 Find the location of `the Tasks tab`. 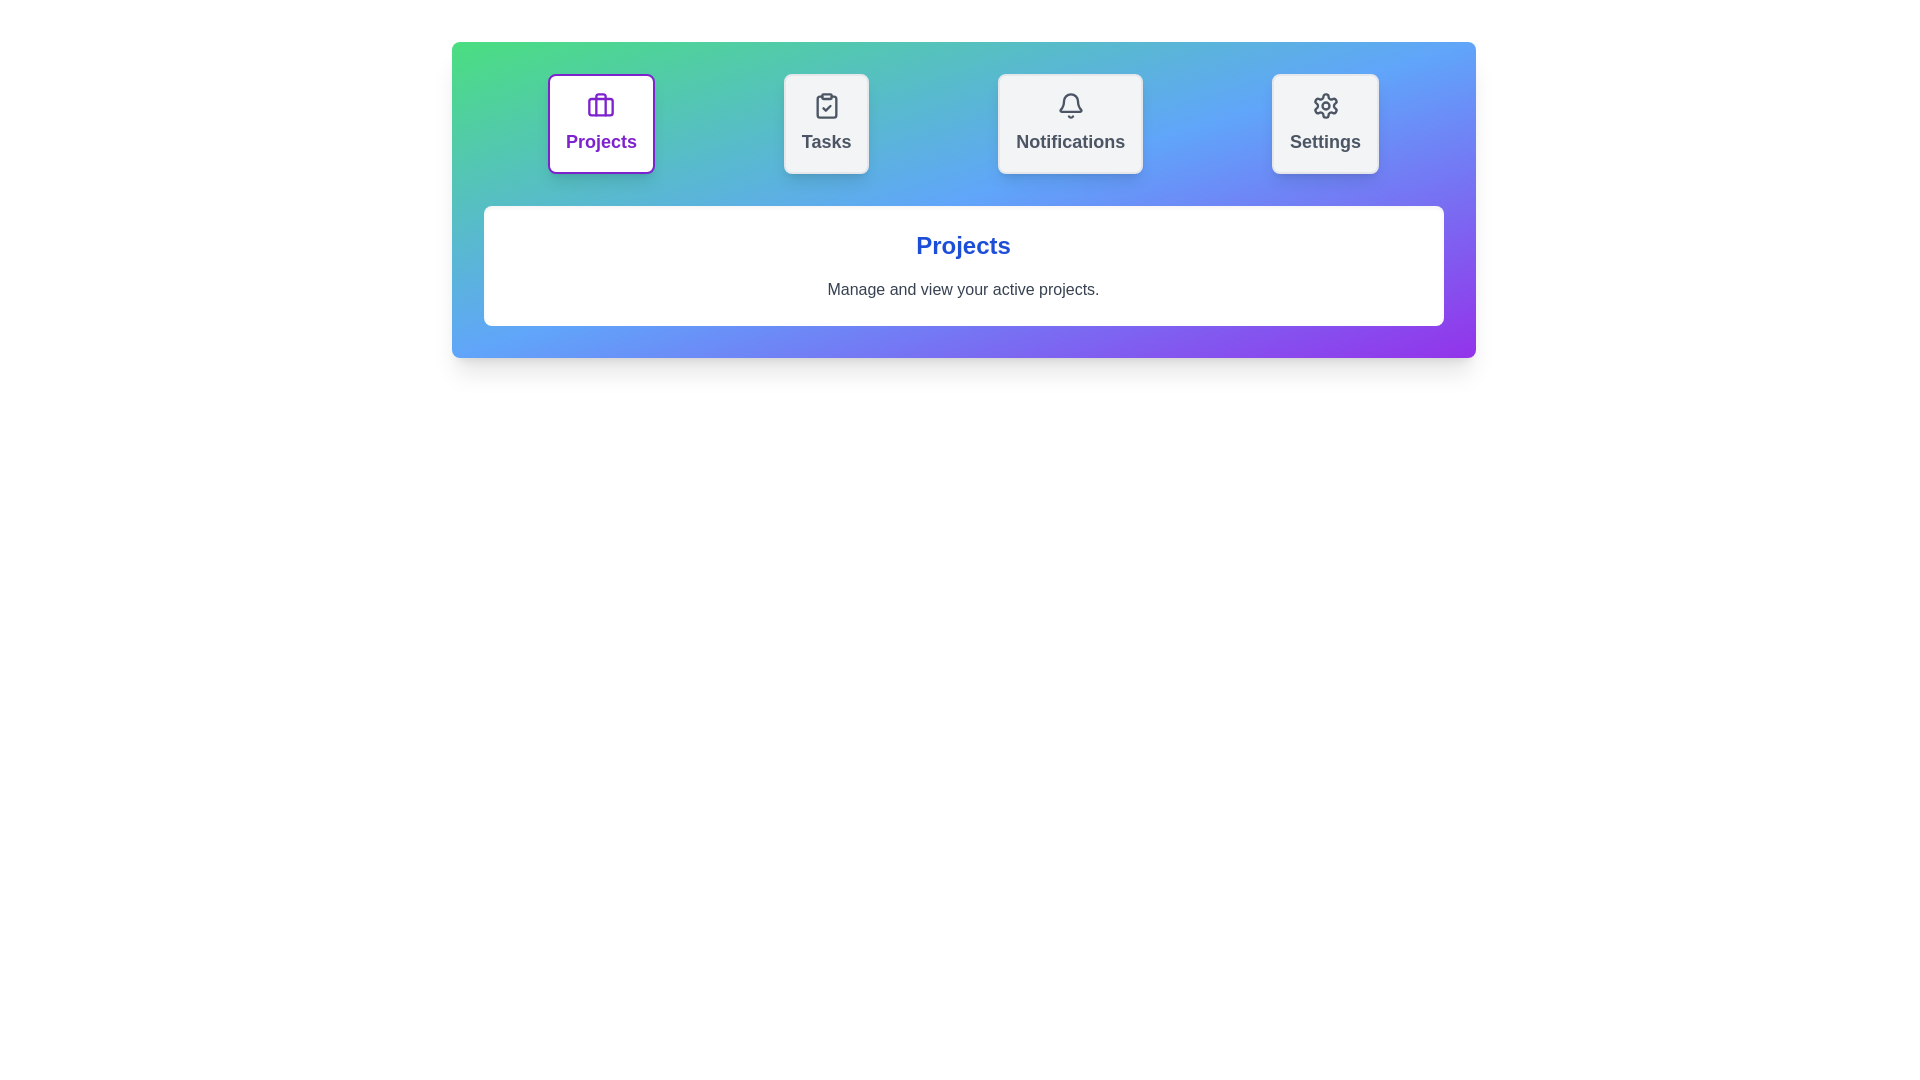

the Tasks tab is located at coordinates (825, 123).